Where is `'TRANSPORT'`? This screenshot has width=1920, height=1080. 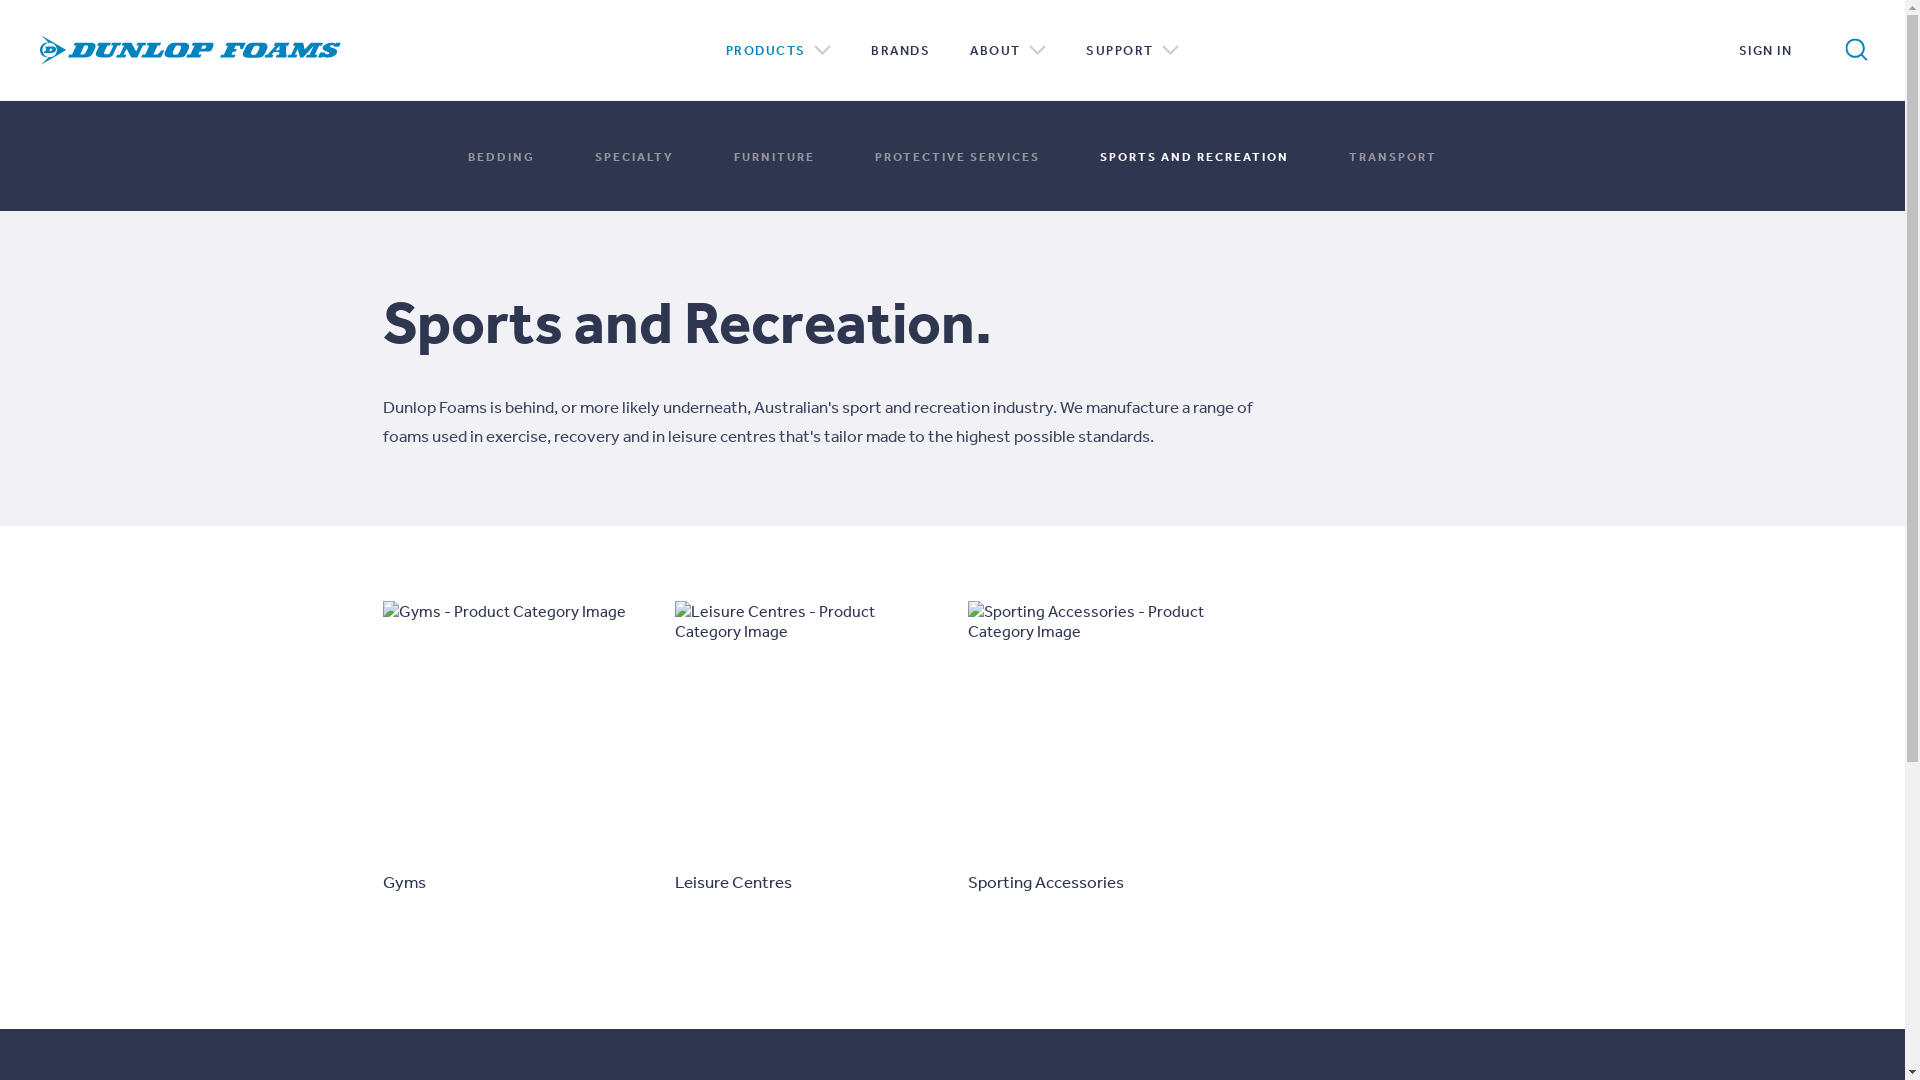 'TRANSPORT' is located at coordinates (1391, 154).